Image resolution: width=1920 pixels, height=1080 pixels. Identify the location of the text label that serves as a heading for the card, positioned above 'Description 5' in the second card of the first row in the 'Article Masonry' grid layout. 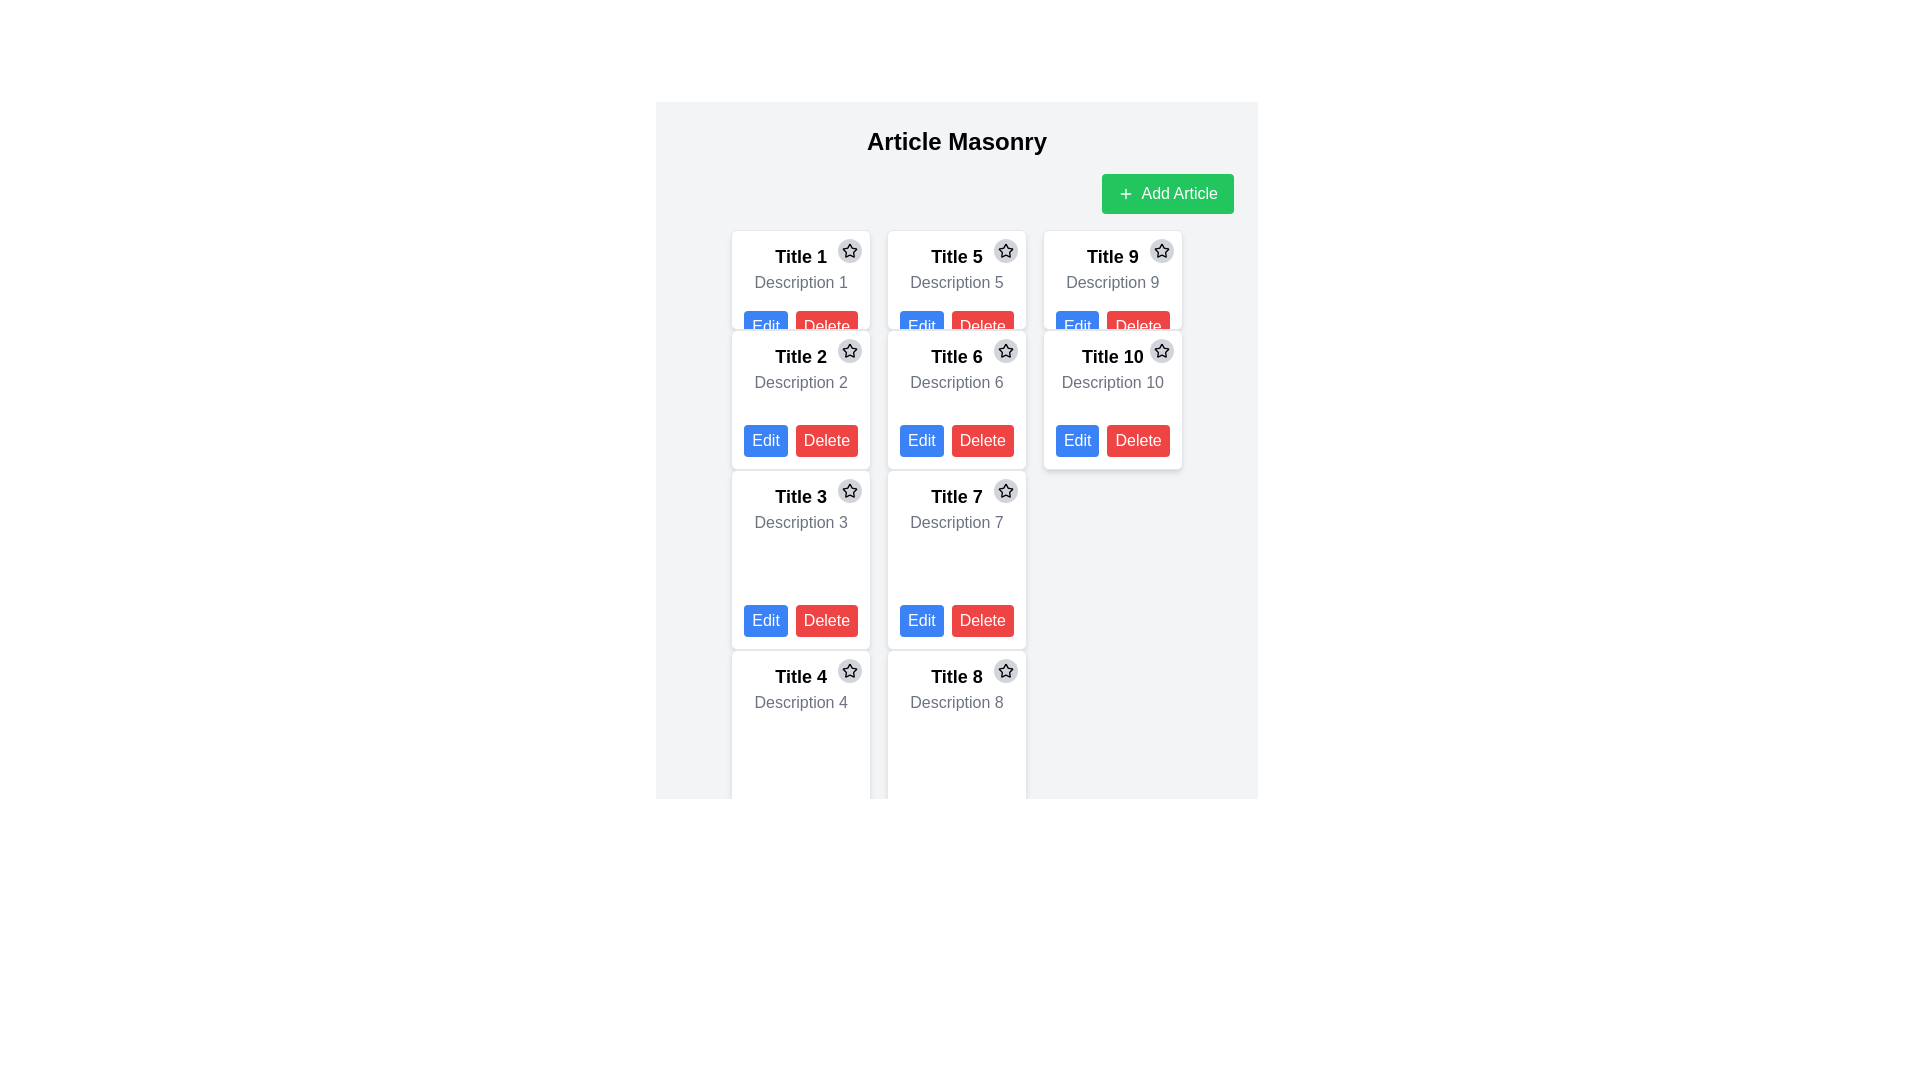
(955, 256).